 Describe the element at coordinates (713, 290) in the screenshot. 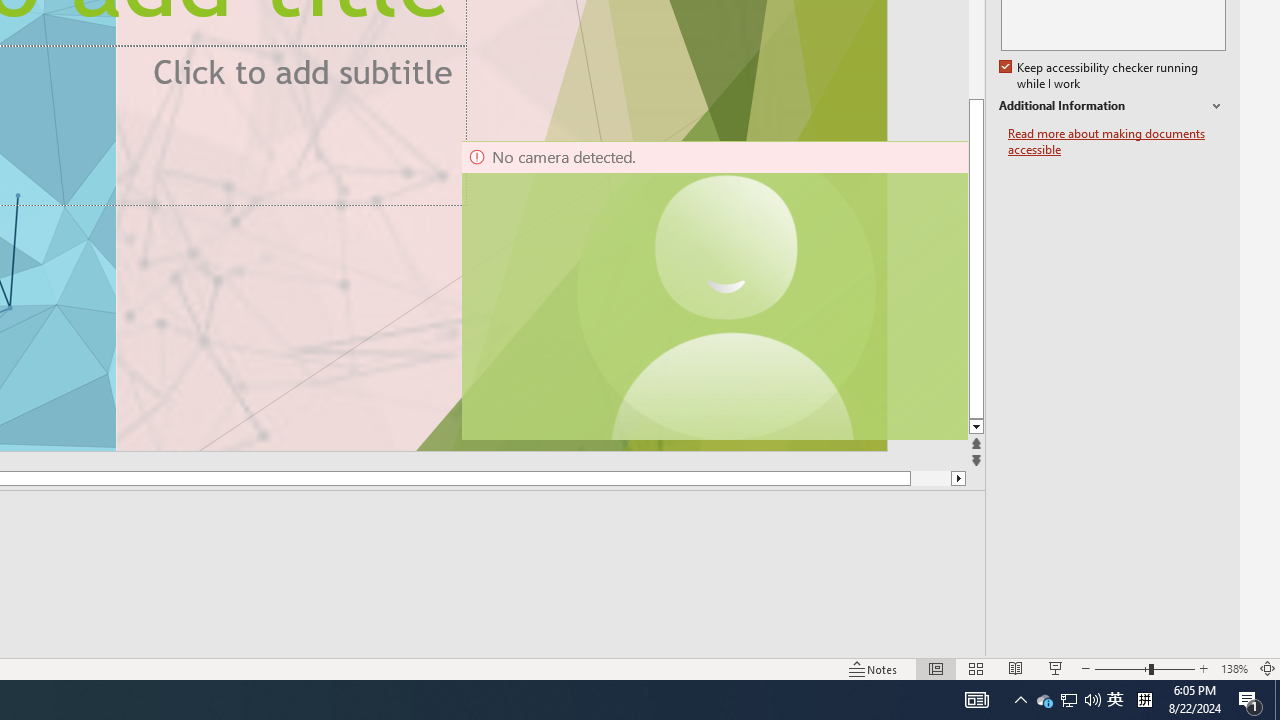

I see `'Camera 14, No camera detected.'` at that location.